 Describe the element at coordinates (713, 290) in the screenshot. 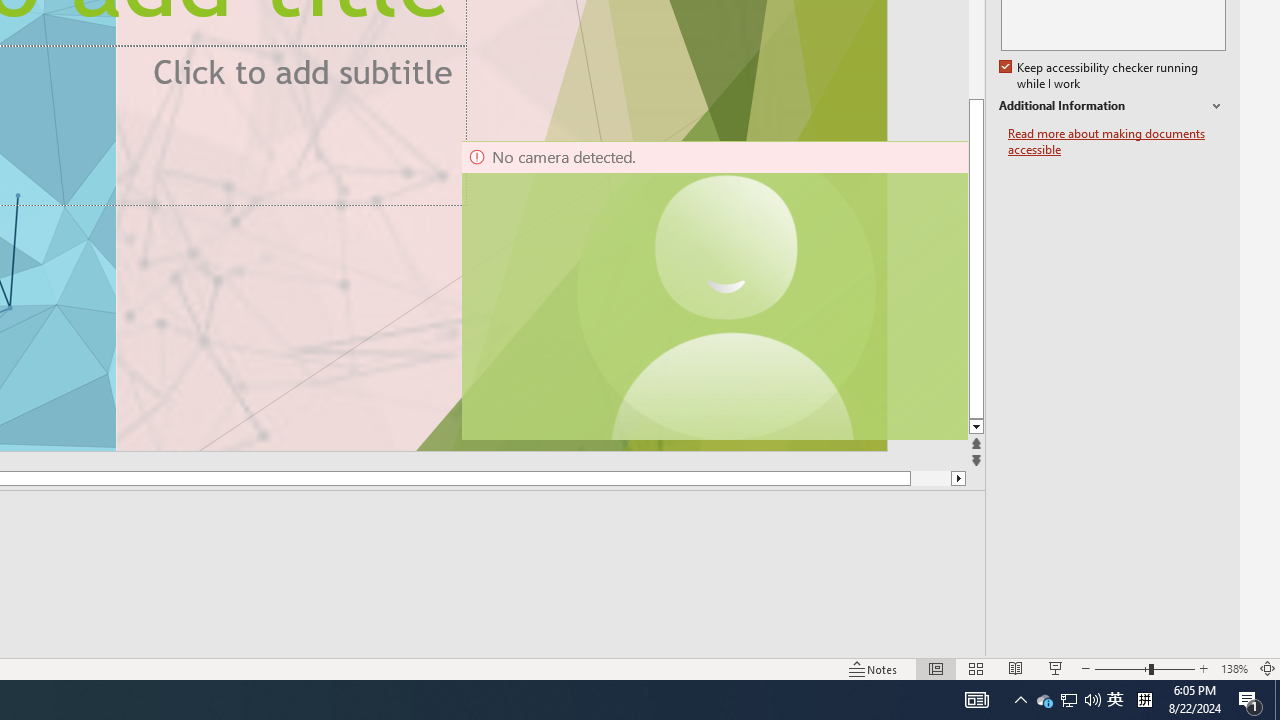

I see `'Camera 14, No camera detected.'` at that location.